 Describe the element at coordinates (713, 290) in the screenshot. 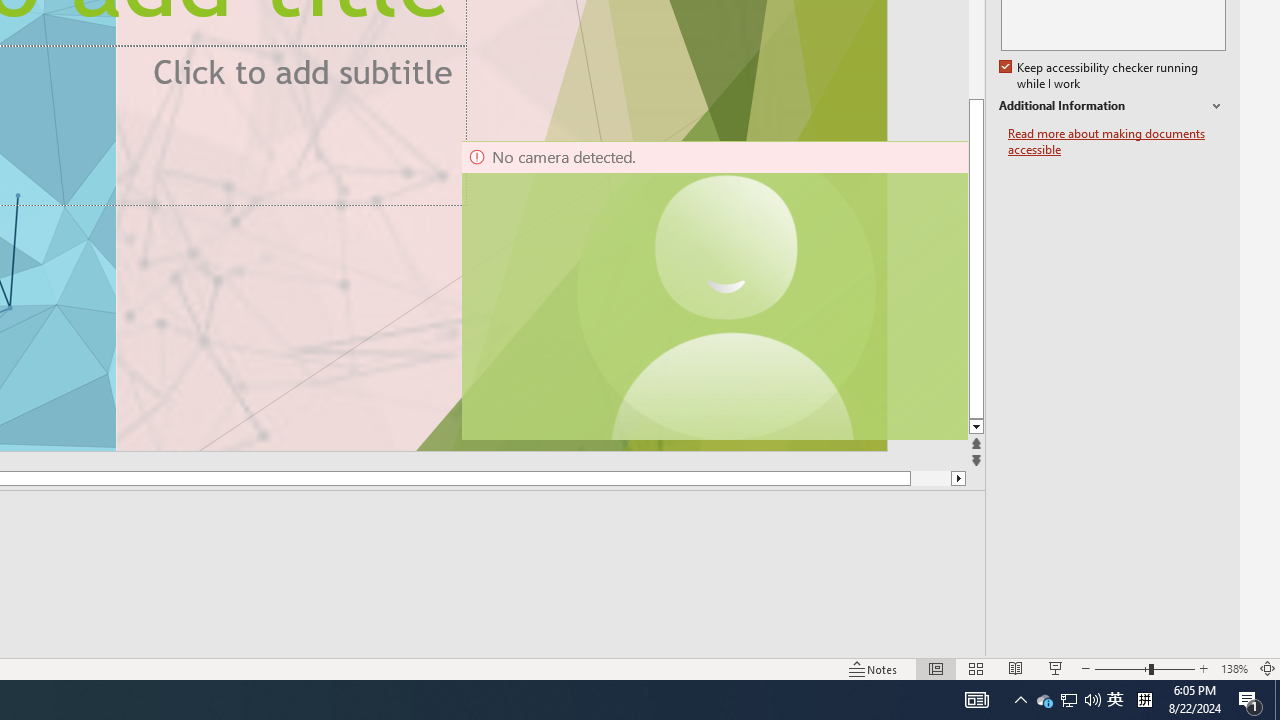

I see `'Camera 14, No camera detected.'` at that location.